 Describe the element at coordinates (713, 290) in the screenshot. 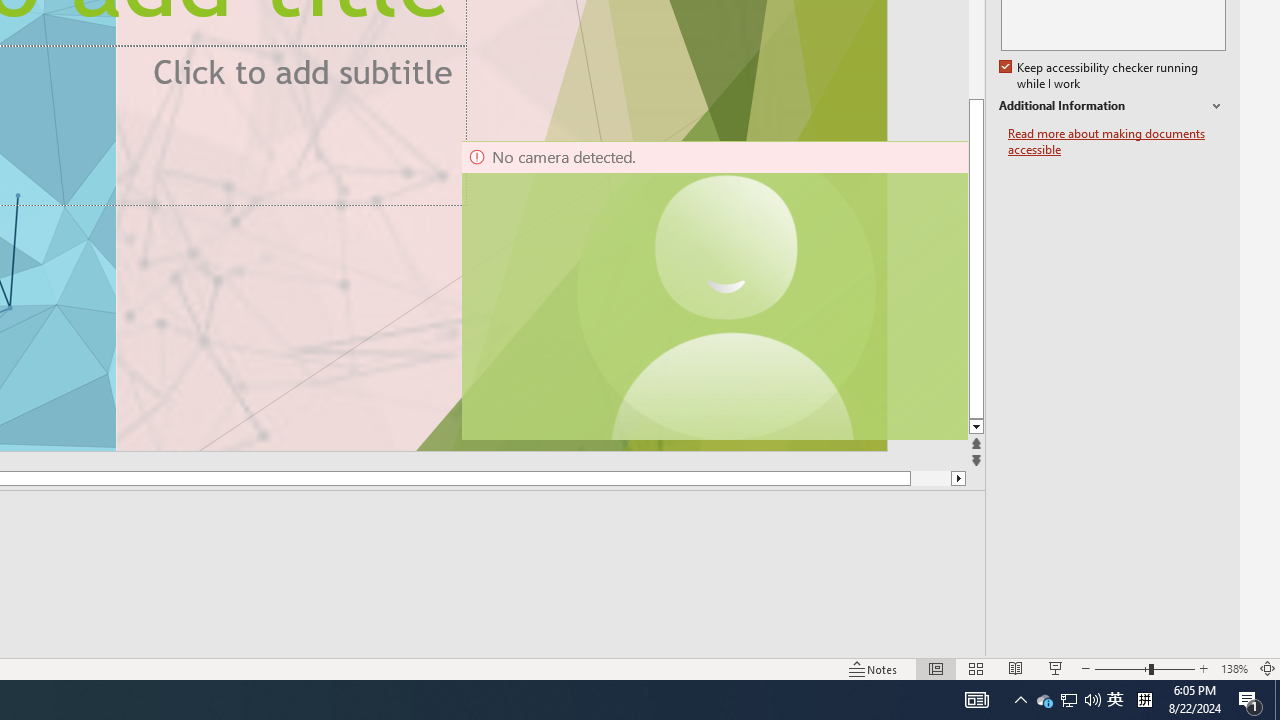

I see `'Camera 14, No camera detected.'` at that location.